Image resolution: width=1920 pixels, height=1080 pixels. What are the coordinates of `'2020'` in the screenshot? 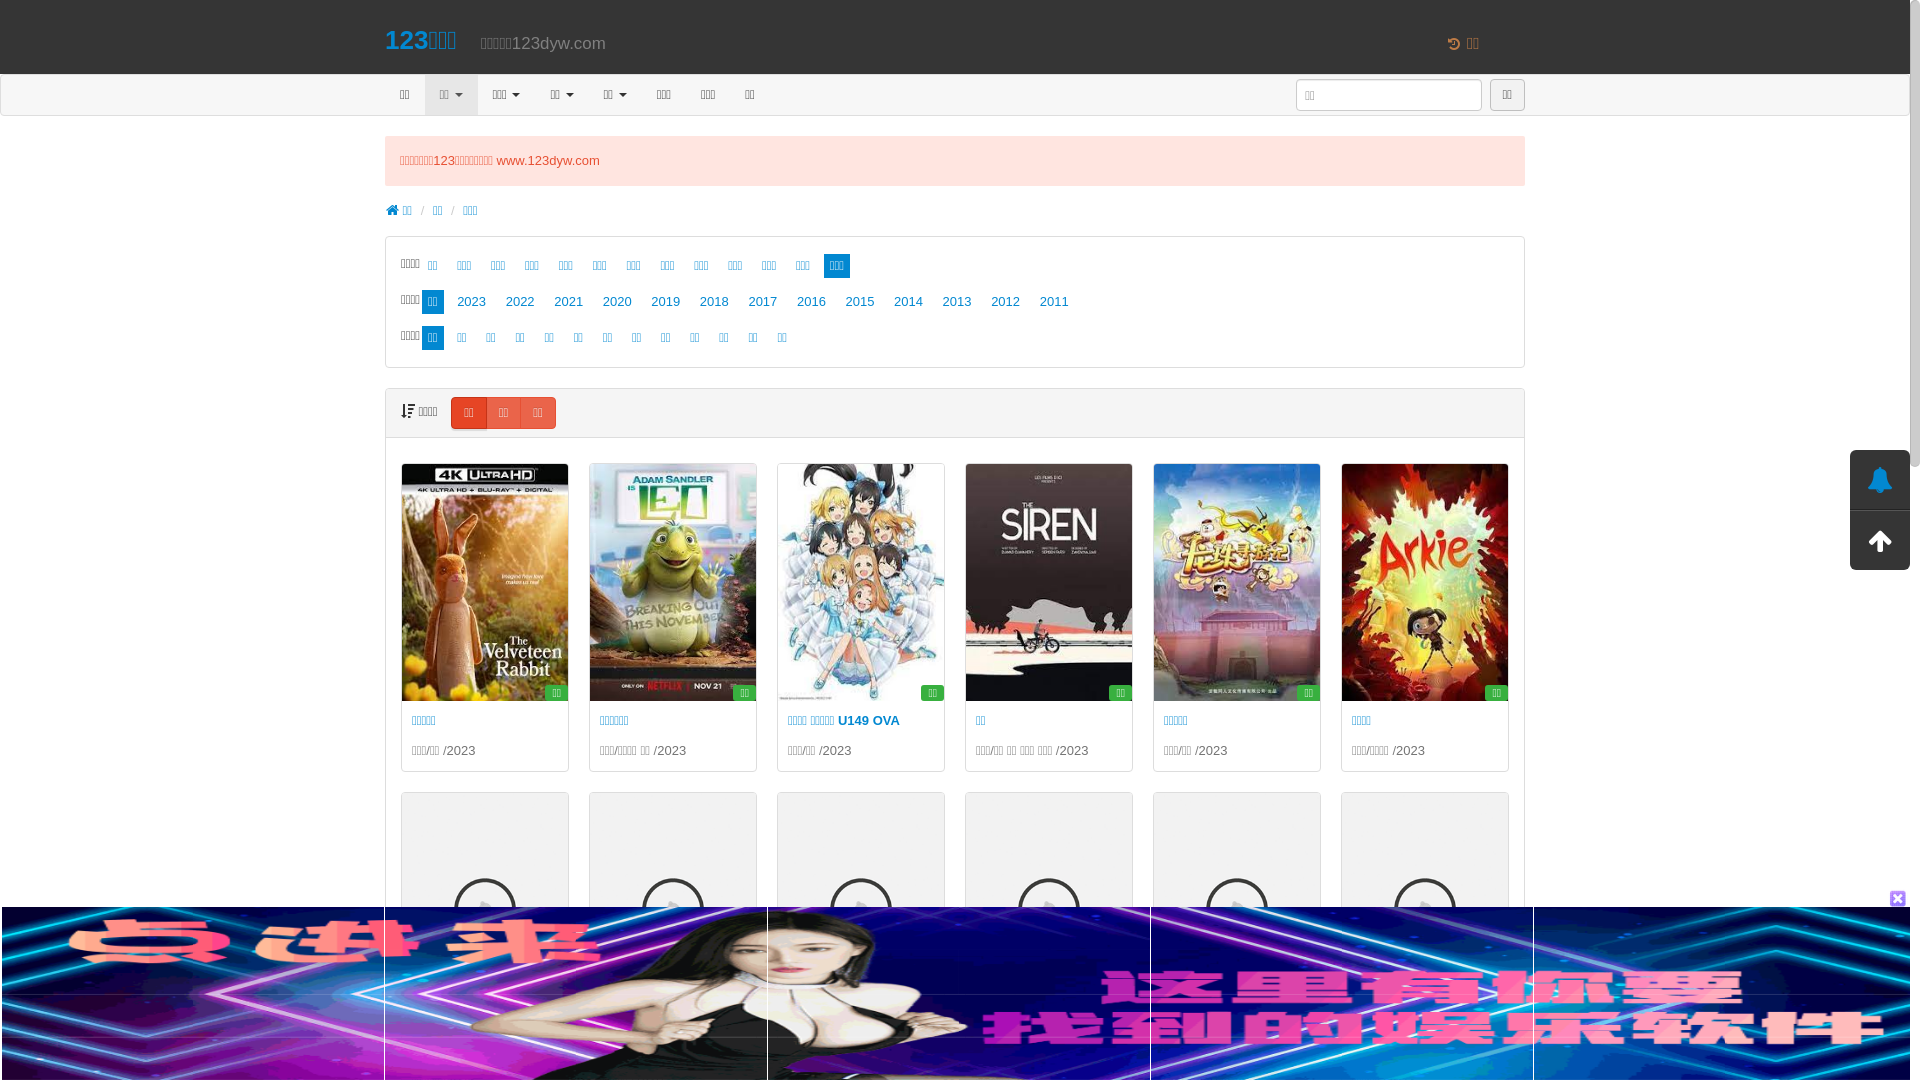 It's located at (616, 301).